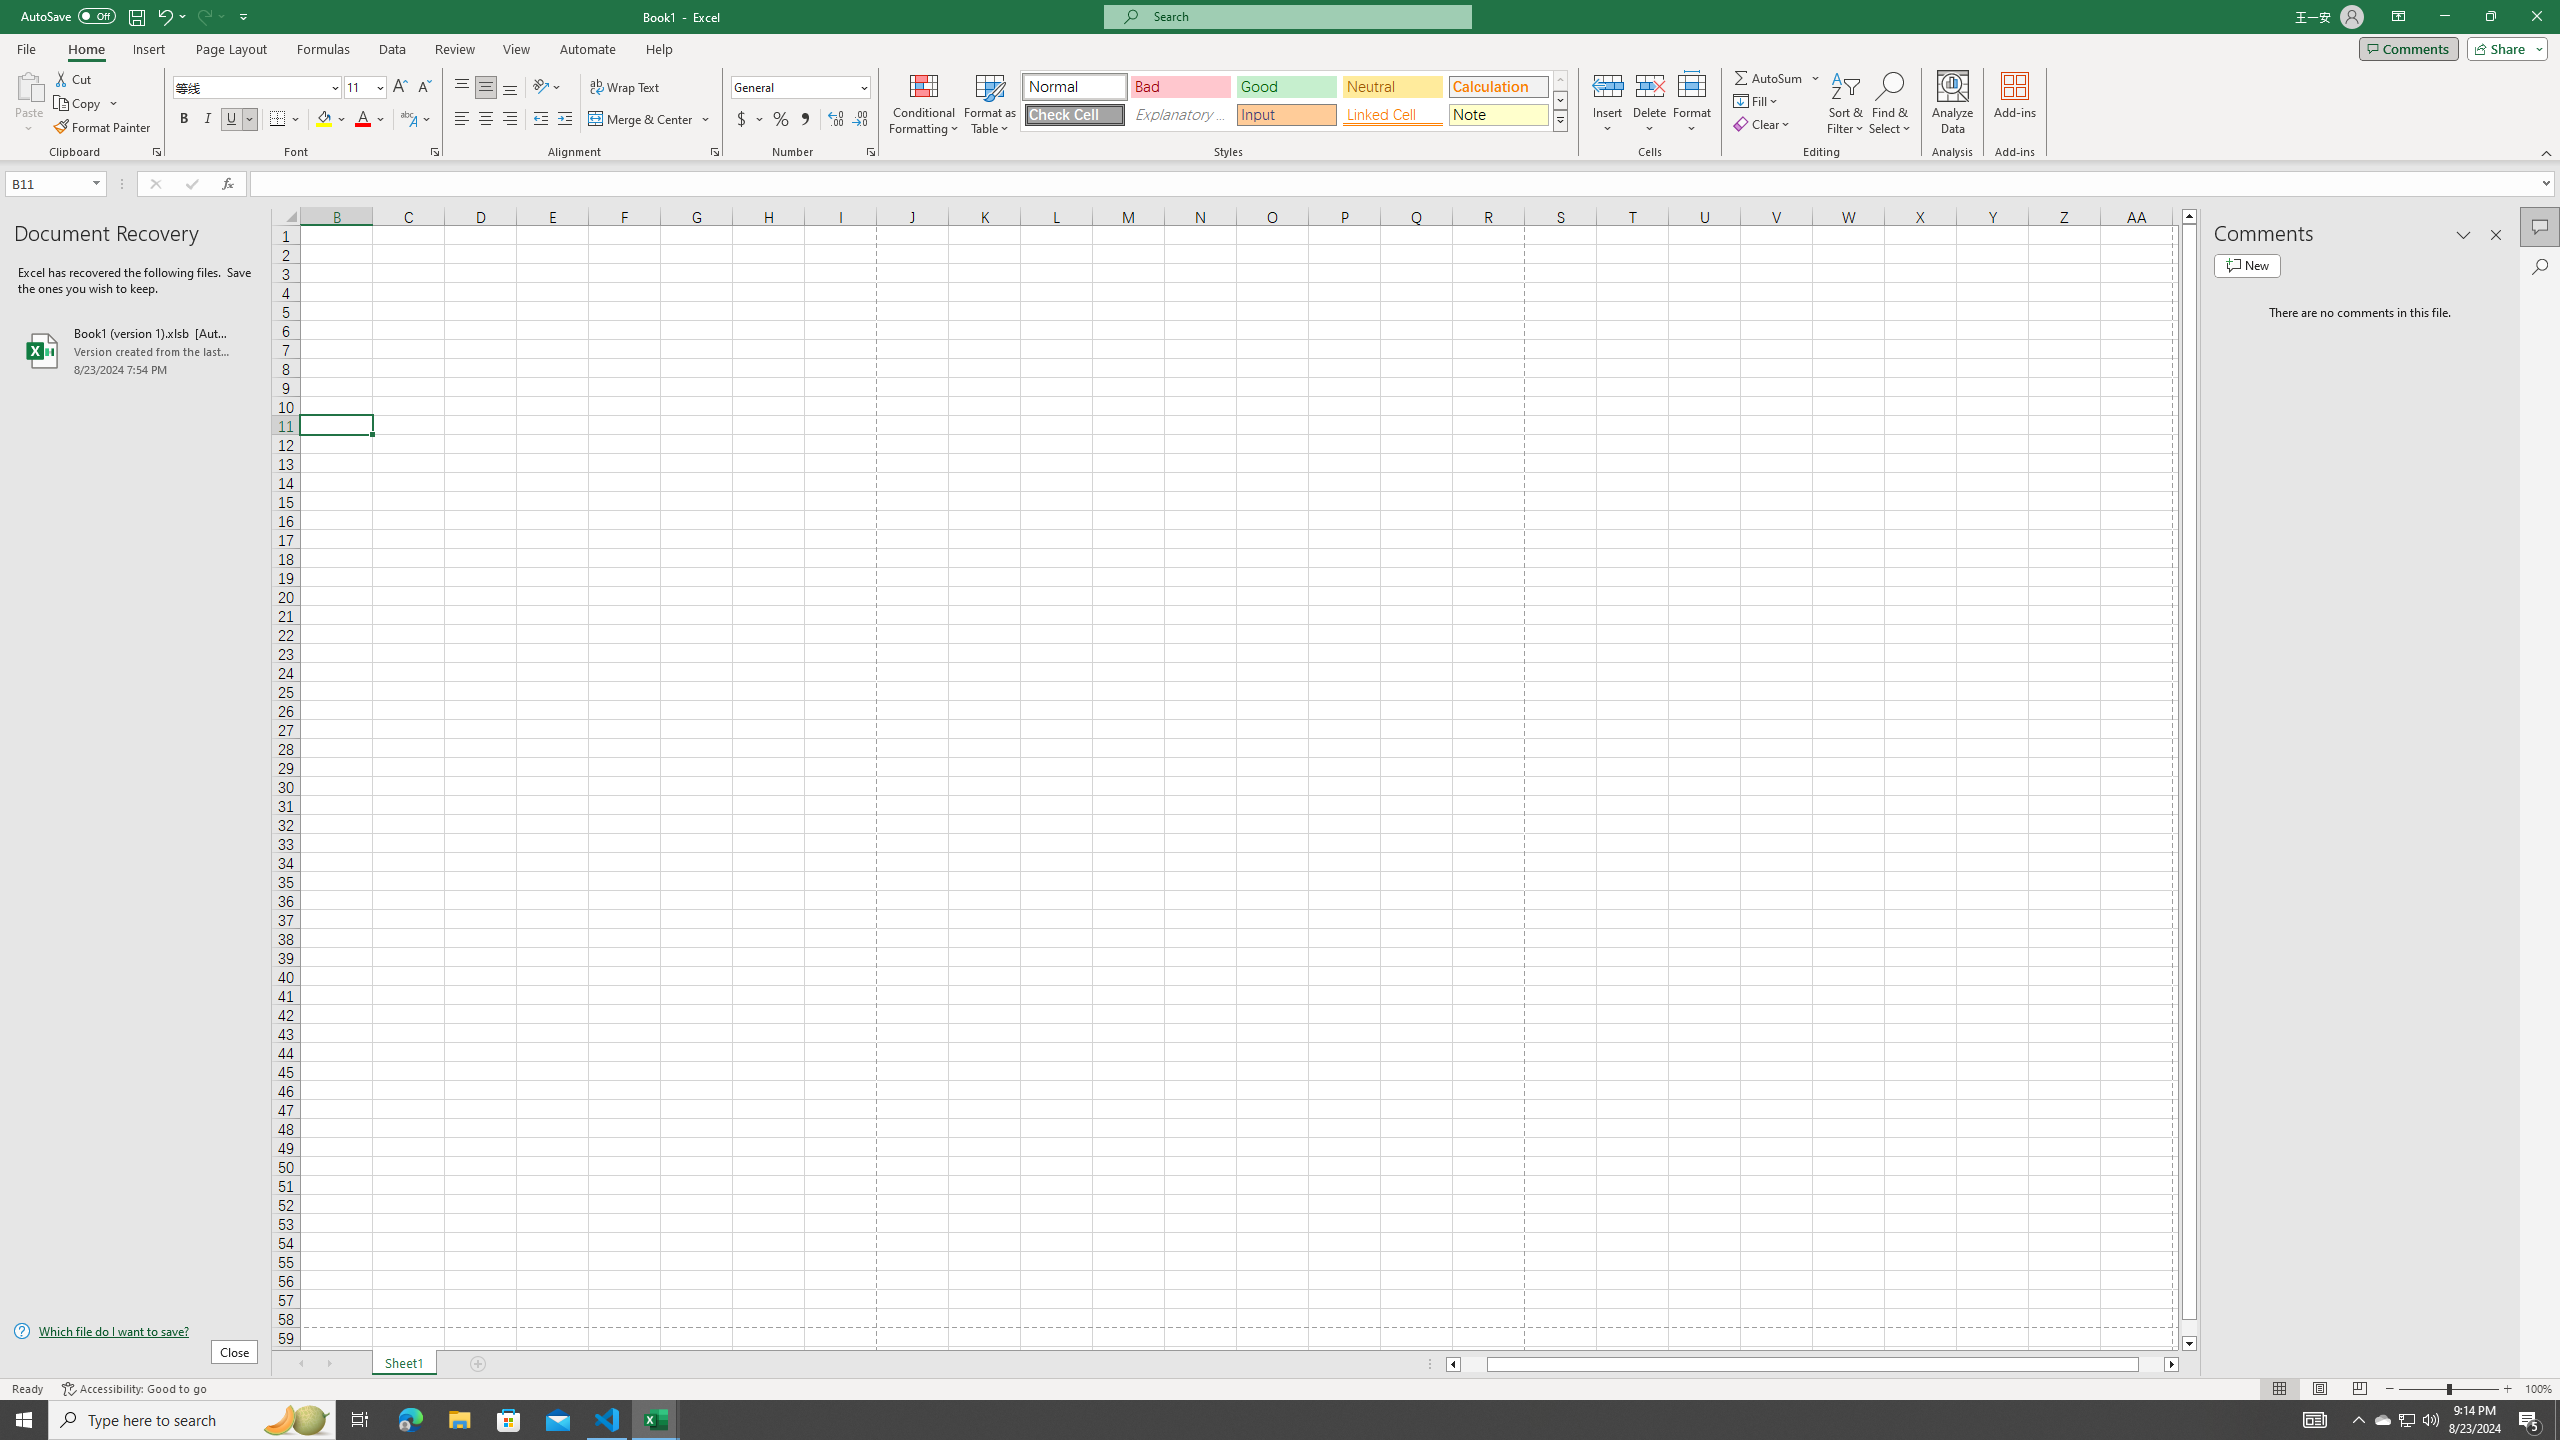 The height and width of the screenshot is (1440, 2560). I want to click on 'Linked Cell', so click(1391, 114).